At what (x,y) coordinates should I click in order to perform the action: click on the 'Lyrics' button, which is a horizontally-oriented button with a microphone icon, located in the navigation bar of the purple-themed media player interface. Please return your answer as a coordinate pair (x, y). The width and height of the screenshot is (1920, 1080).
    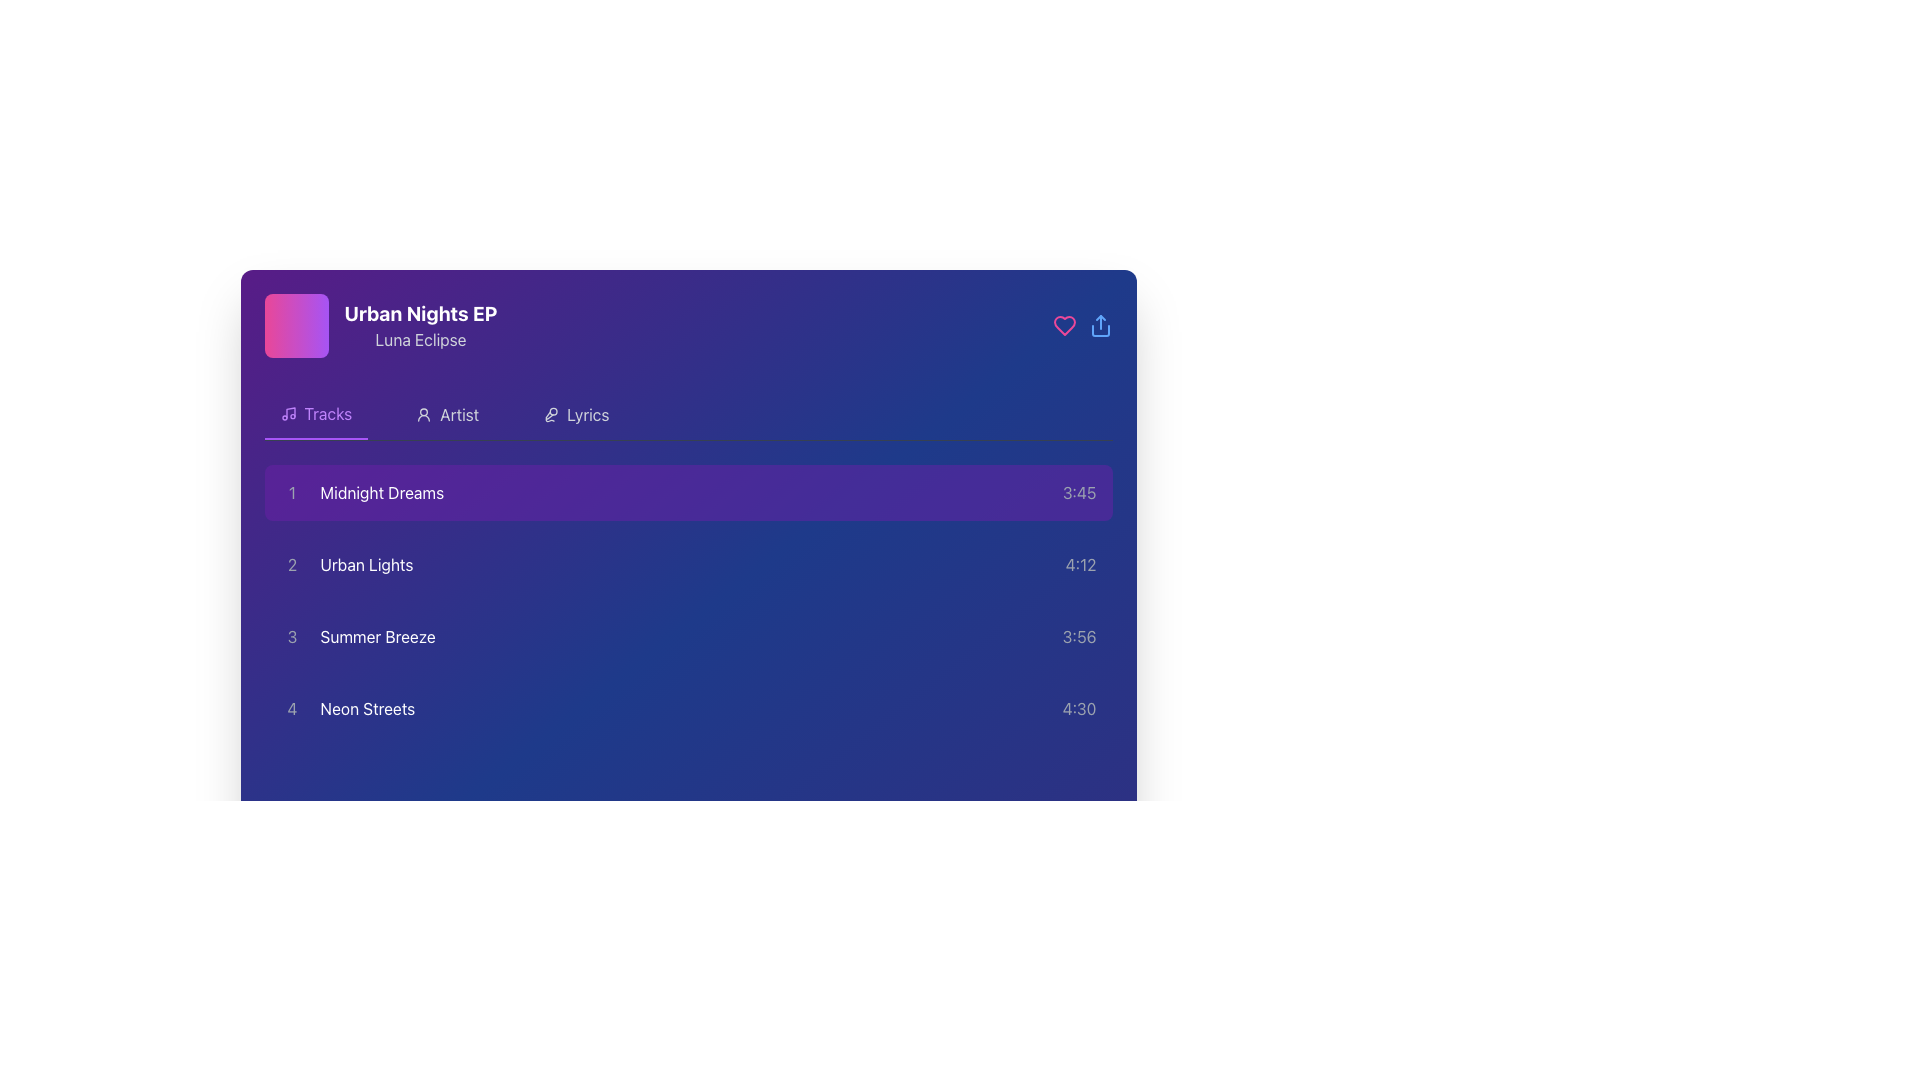
    Looking at the image, I should click on (575, 414).